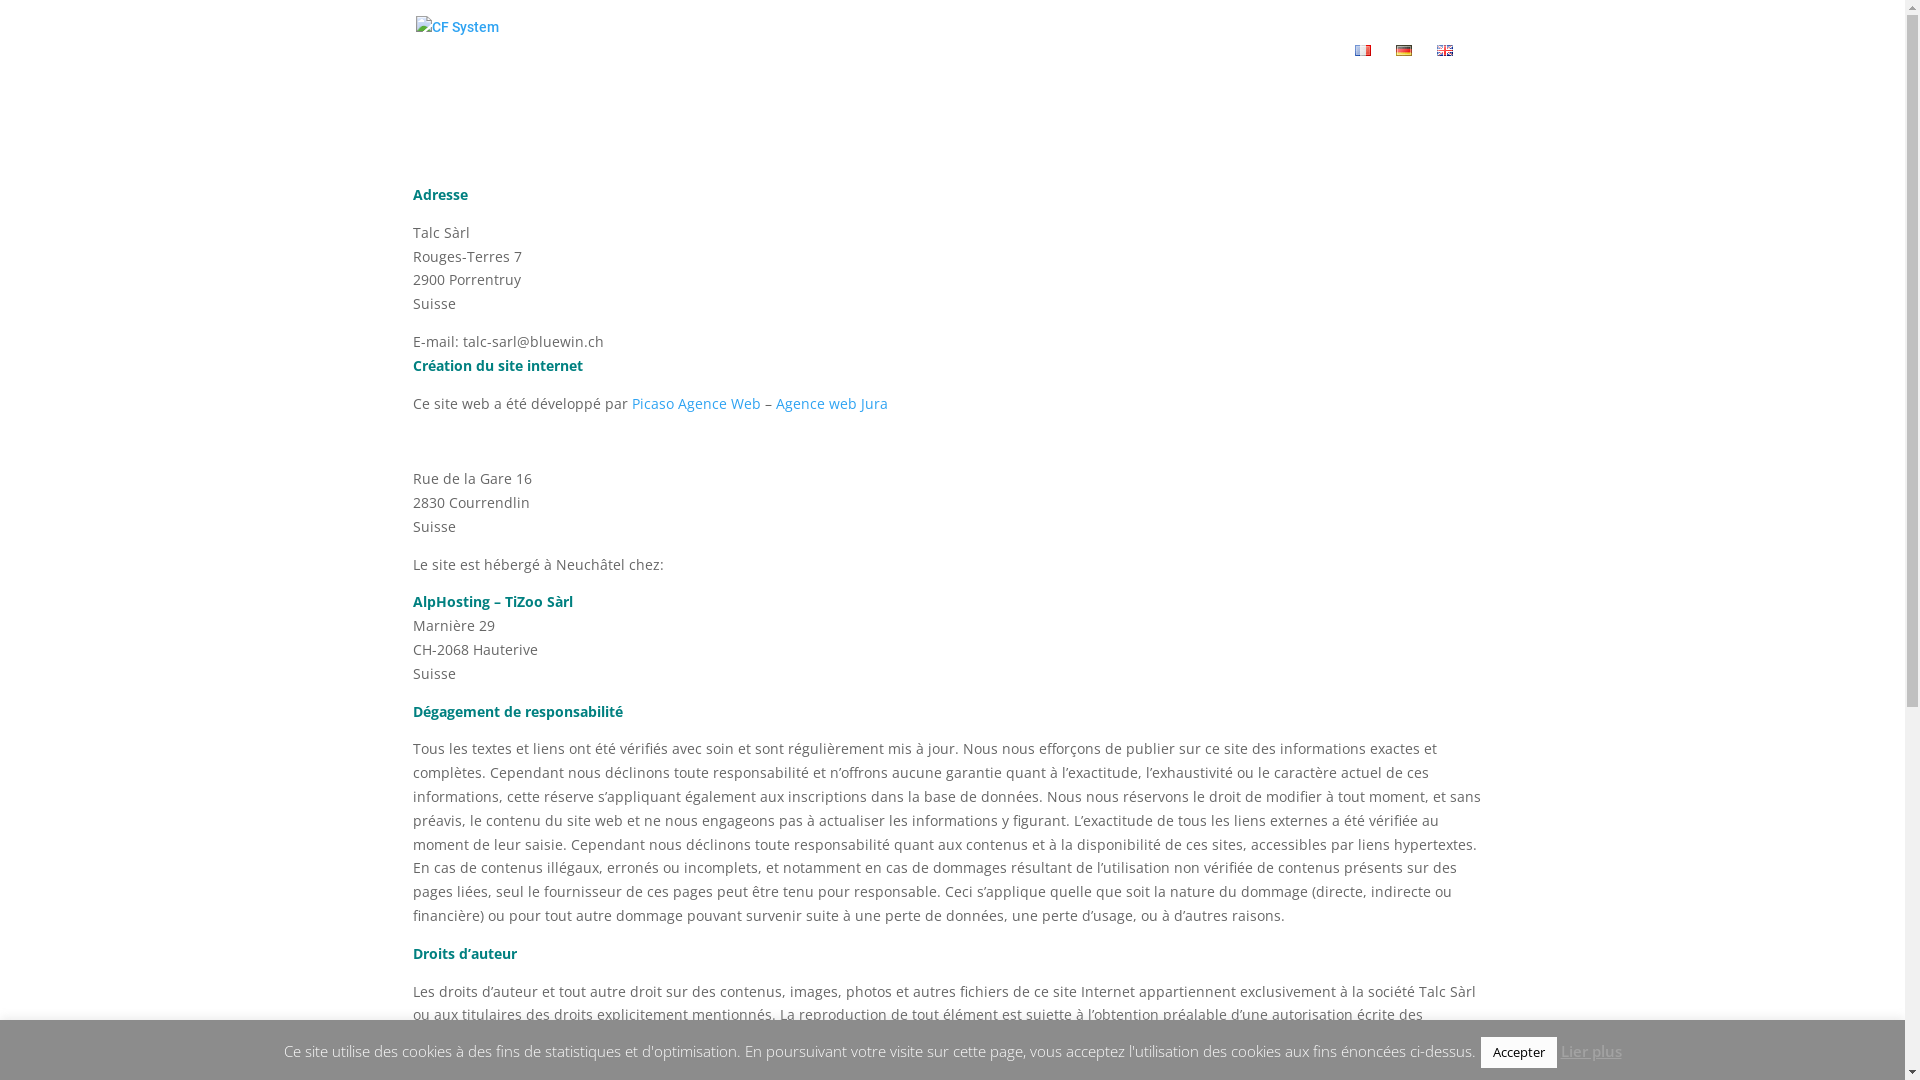 This screenshot has height=1080, width=1920. What do you see at coordinates (831, 403) in the screenshot?
I see `'Agence web Jura'` at bounding box center [831, 403].